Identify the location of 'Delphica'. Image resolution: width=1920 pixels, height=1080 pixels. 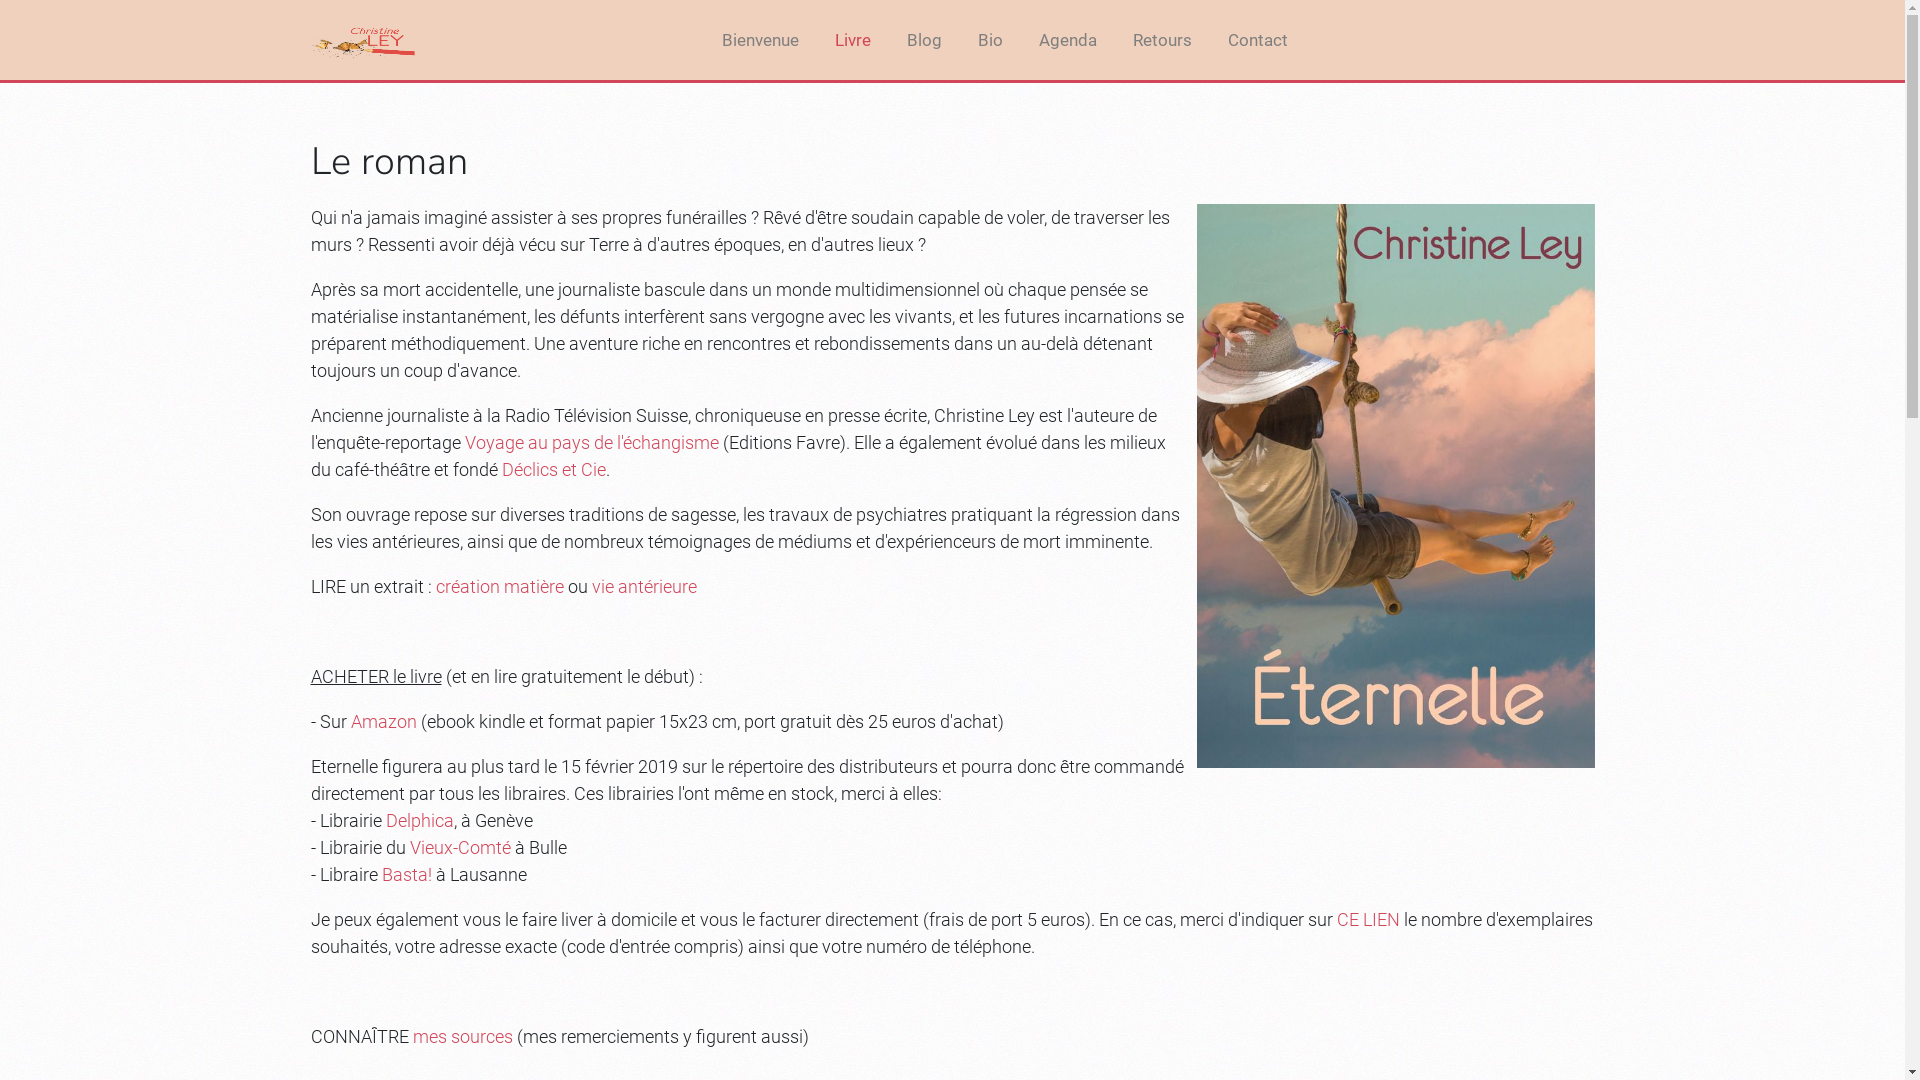
(385, 820).